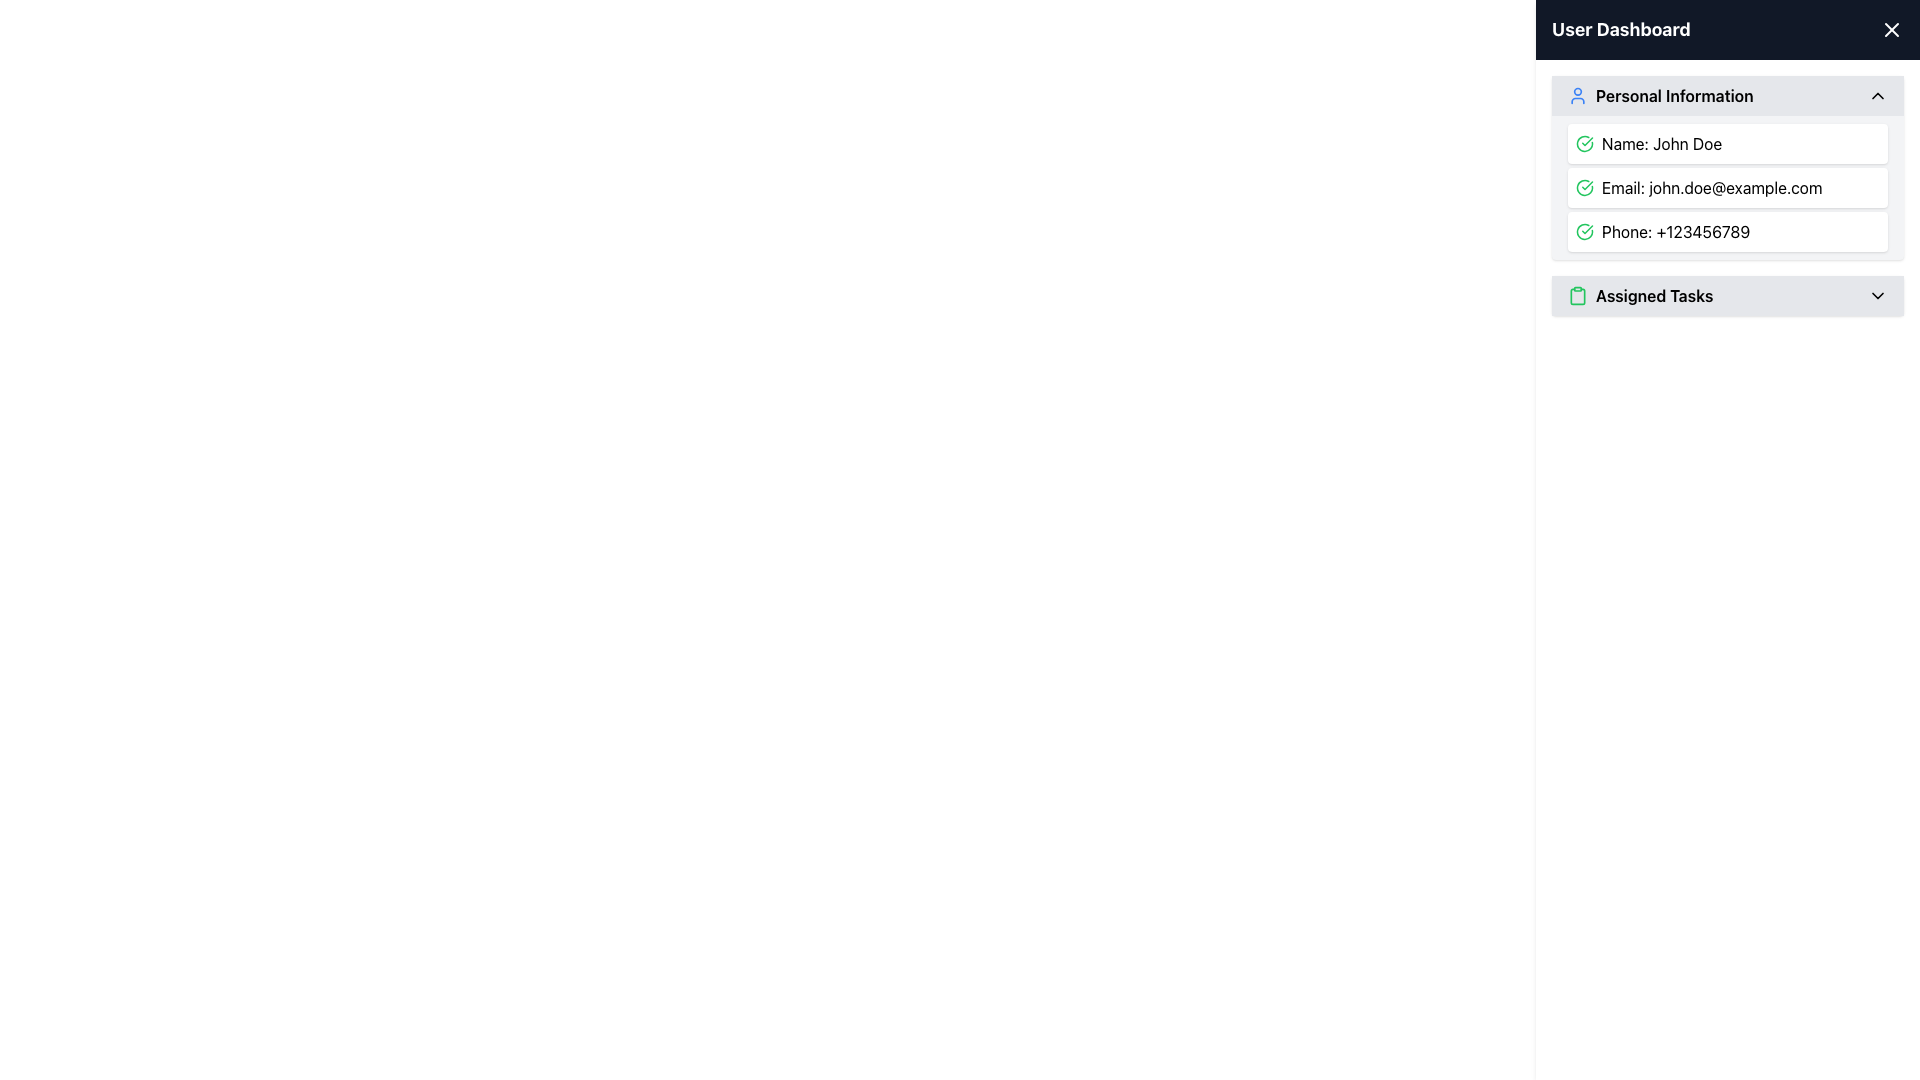 Image resolution: width=1920 pixels, height=1080 pixels. I want to click on the Collapsible Section Header in the third panel of the User Dashboard for navigation, so click(1727, 296).